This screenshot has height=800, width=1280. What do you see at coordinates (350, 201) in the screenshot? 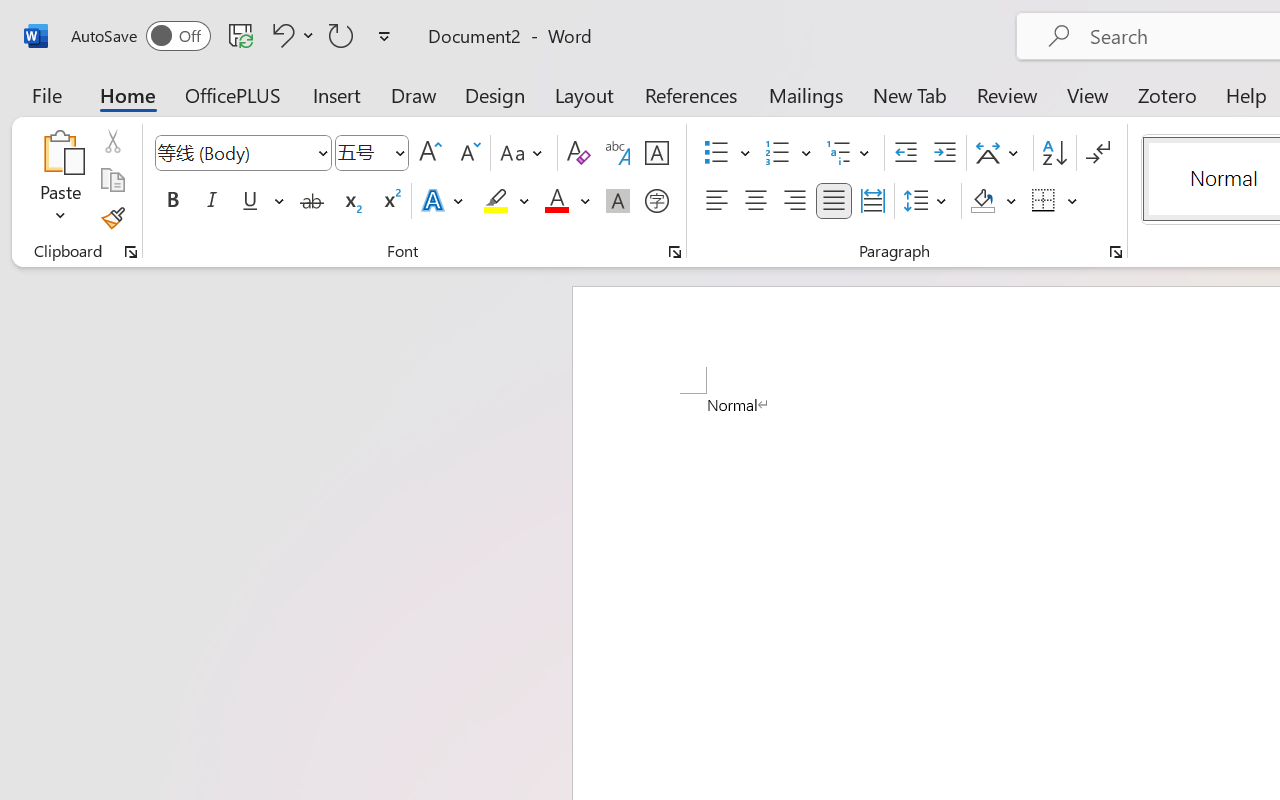
I see `'Subscript'` at bounding box center [350, 201].